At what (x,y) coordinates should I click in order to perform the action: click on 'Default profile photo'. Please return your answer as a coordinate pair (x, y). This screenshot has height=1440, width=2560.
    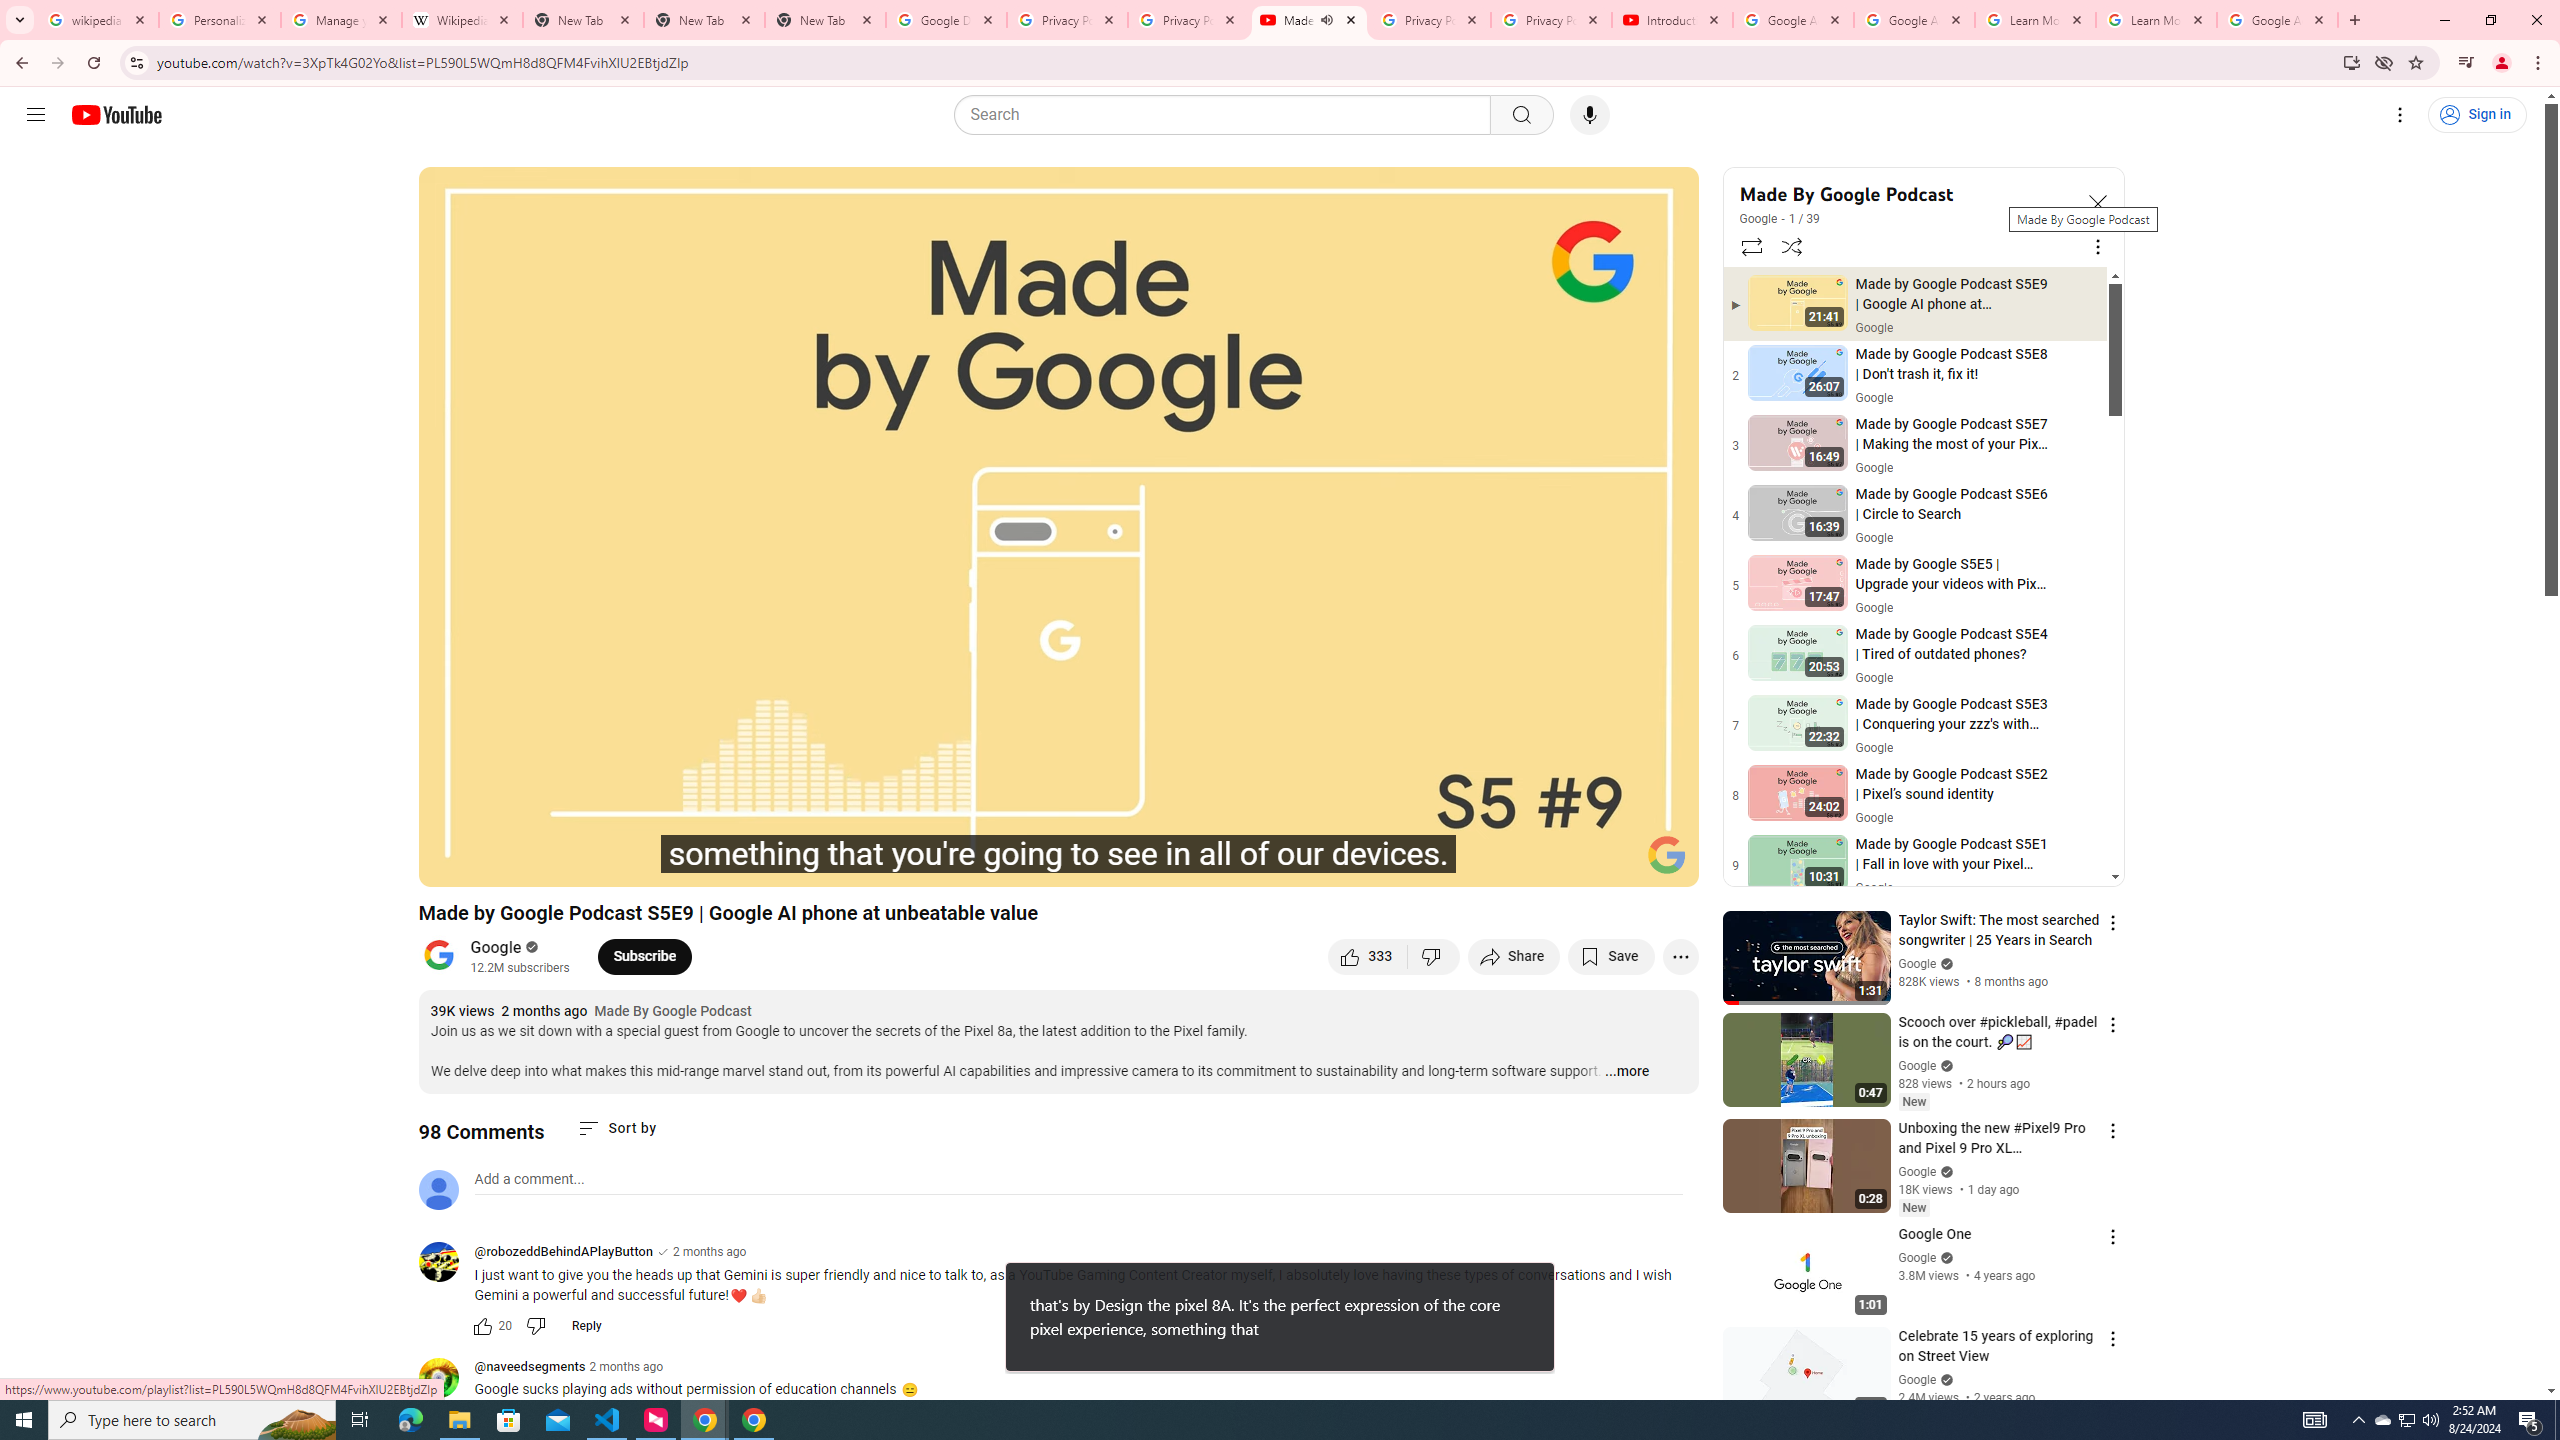
    Looking at the image, I should click on (436, 1188).